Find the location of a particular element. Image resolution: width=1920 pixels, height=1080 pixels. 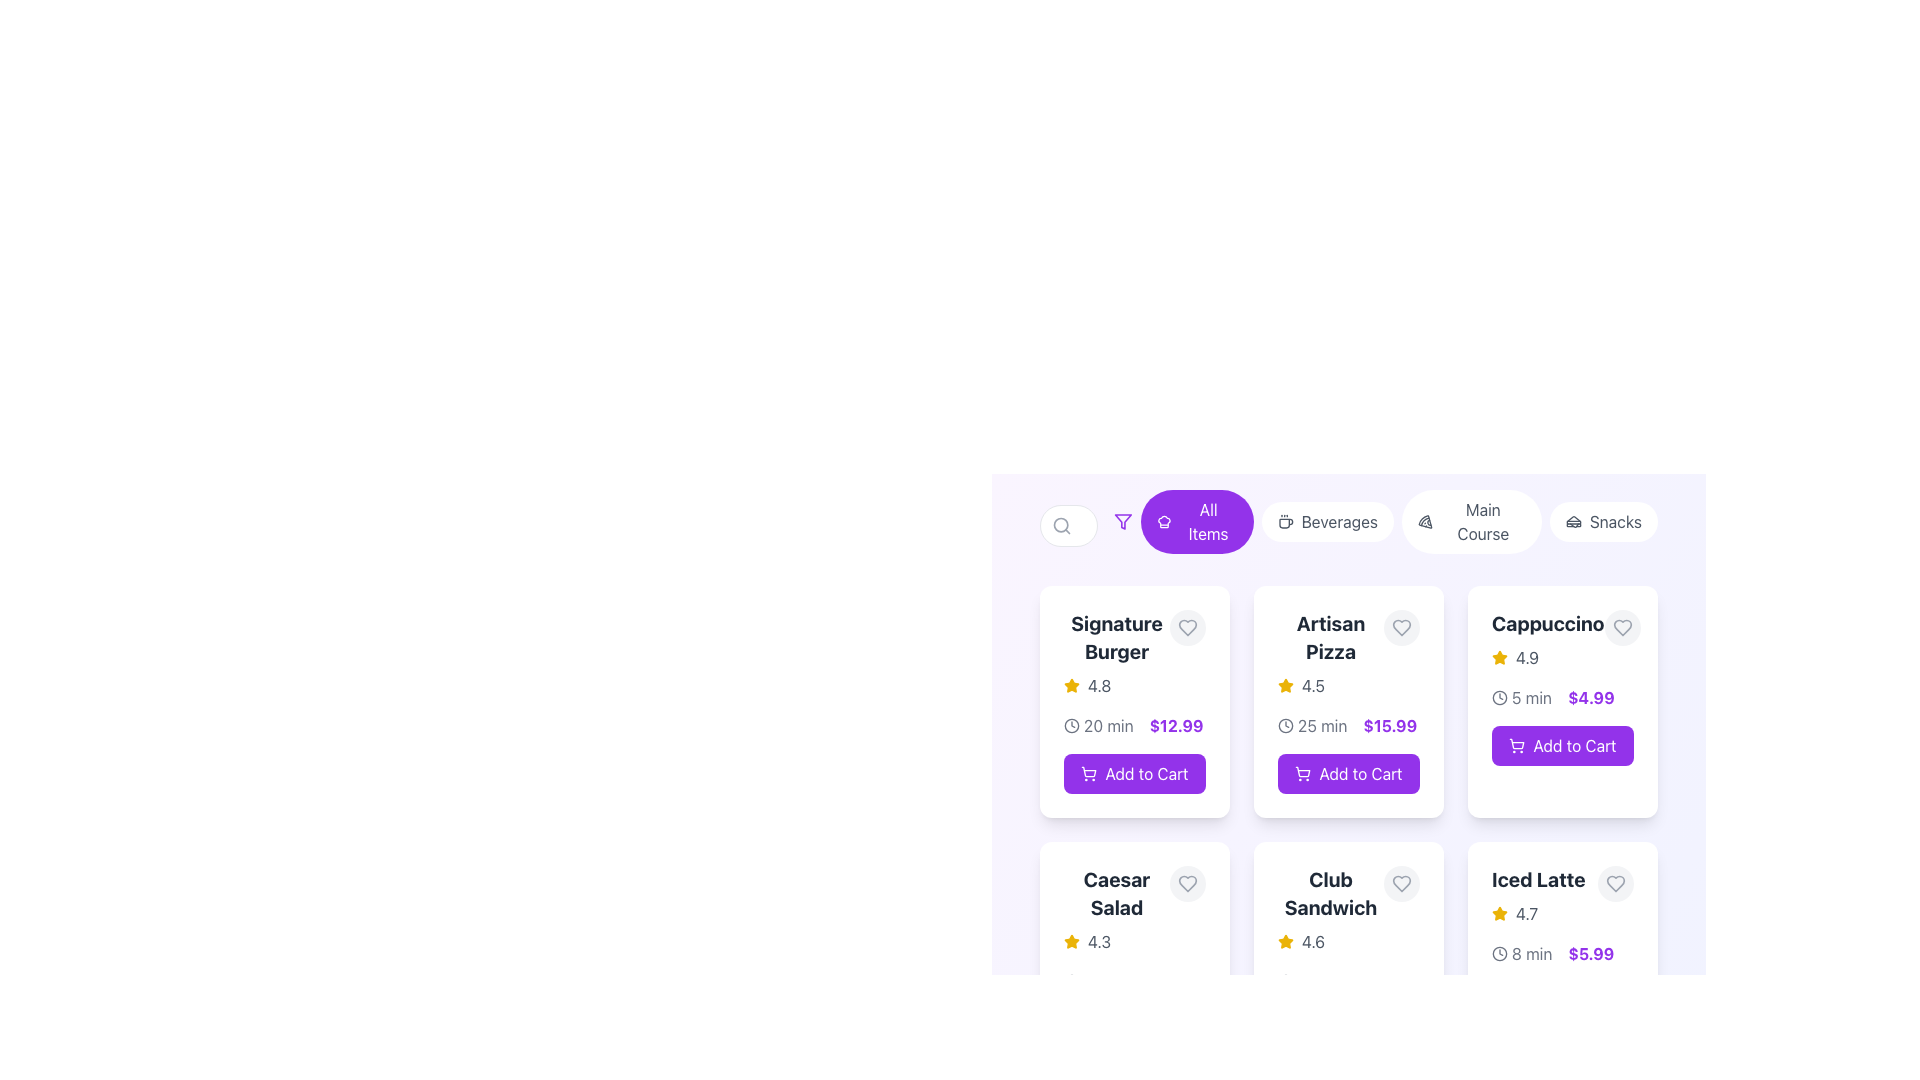

the 'Snacks' button, which is a rounded button with a sandwich icon on the left and gray text is located at coordinates (1603, 520).